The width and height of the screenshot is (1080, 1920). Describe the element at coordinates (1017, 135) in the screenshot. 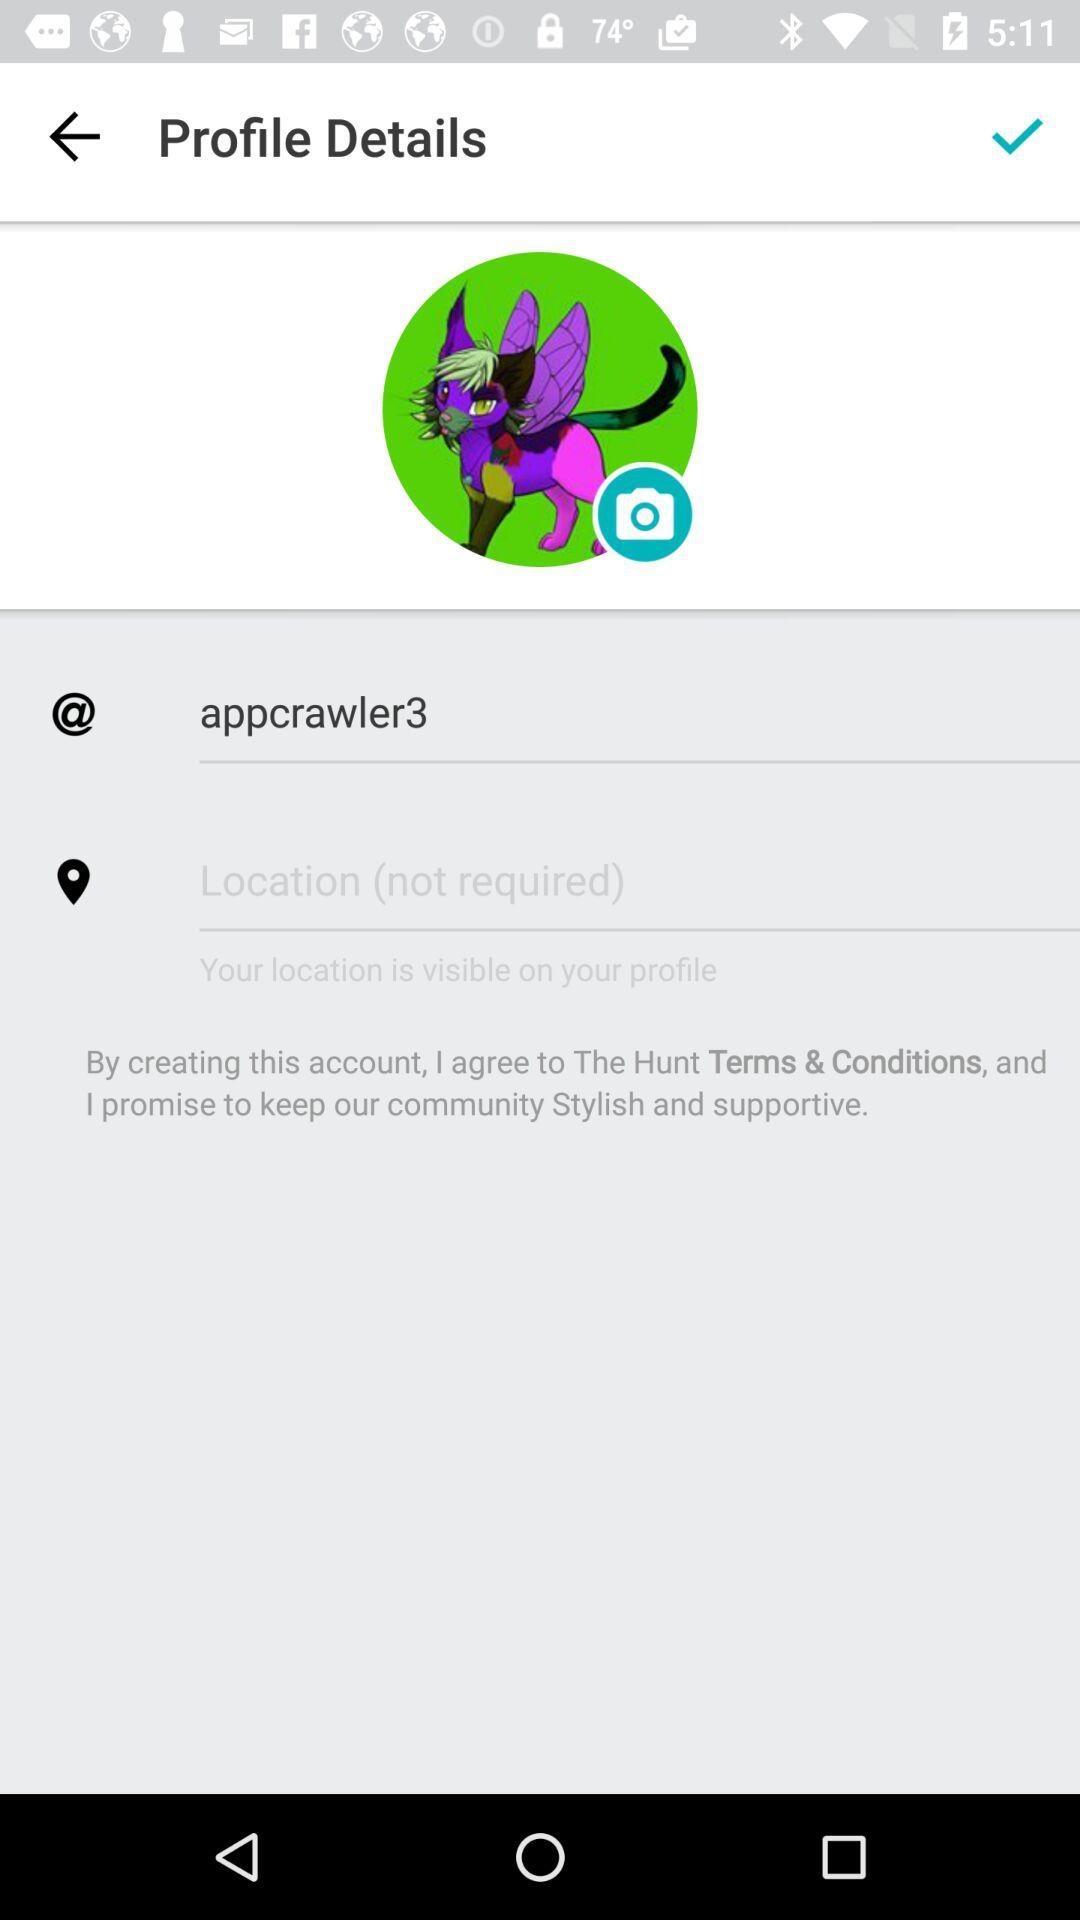

I see `verify profile` at that location.